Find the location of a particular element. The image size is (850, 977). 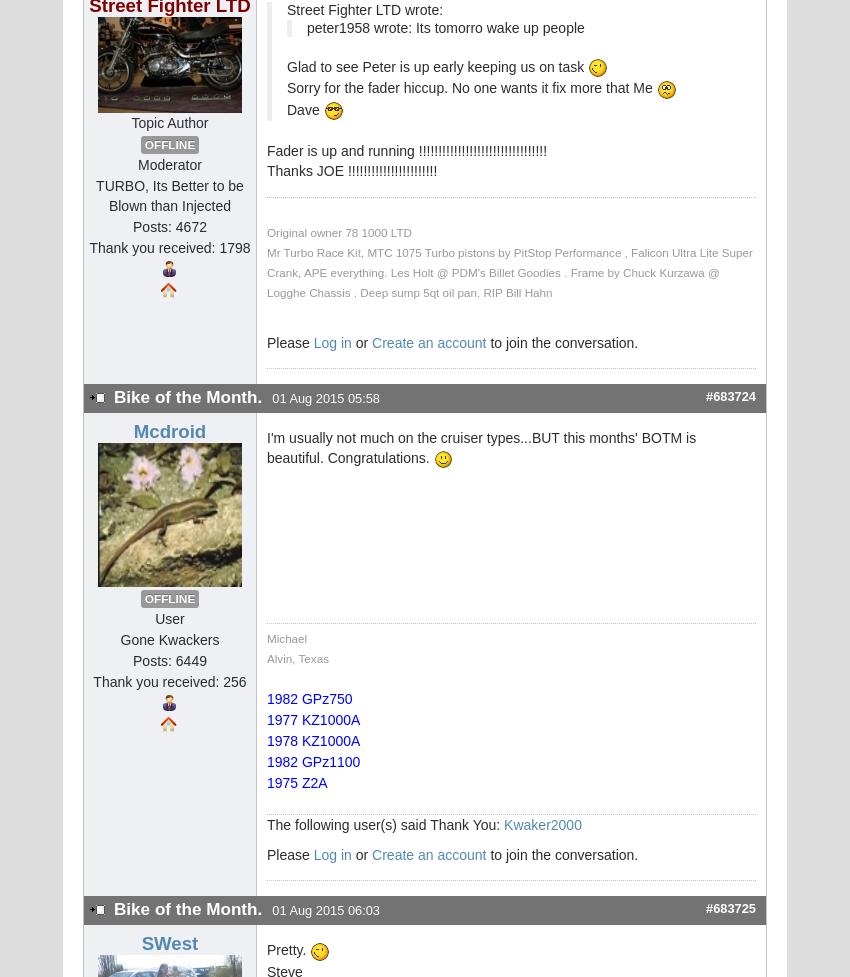

'1982 GPz750' is located at coordinates (309, 699).